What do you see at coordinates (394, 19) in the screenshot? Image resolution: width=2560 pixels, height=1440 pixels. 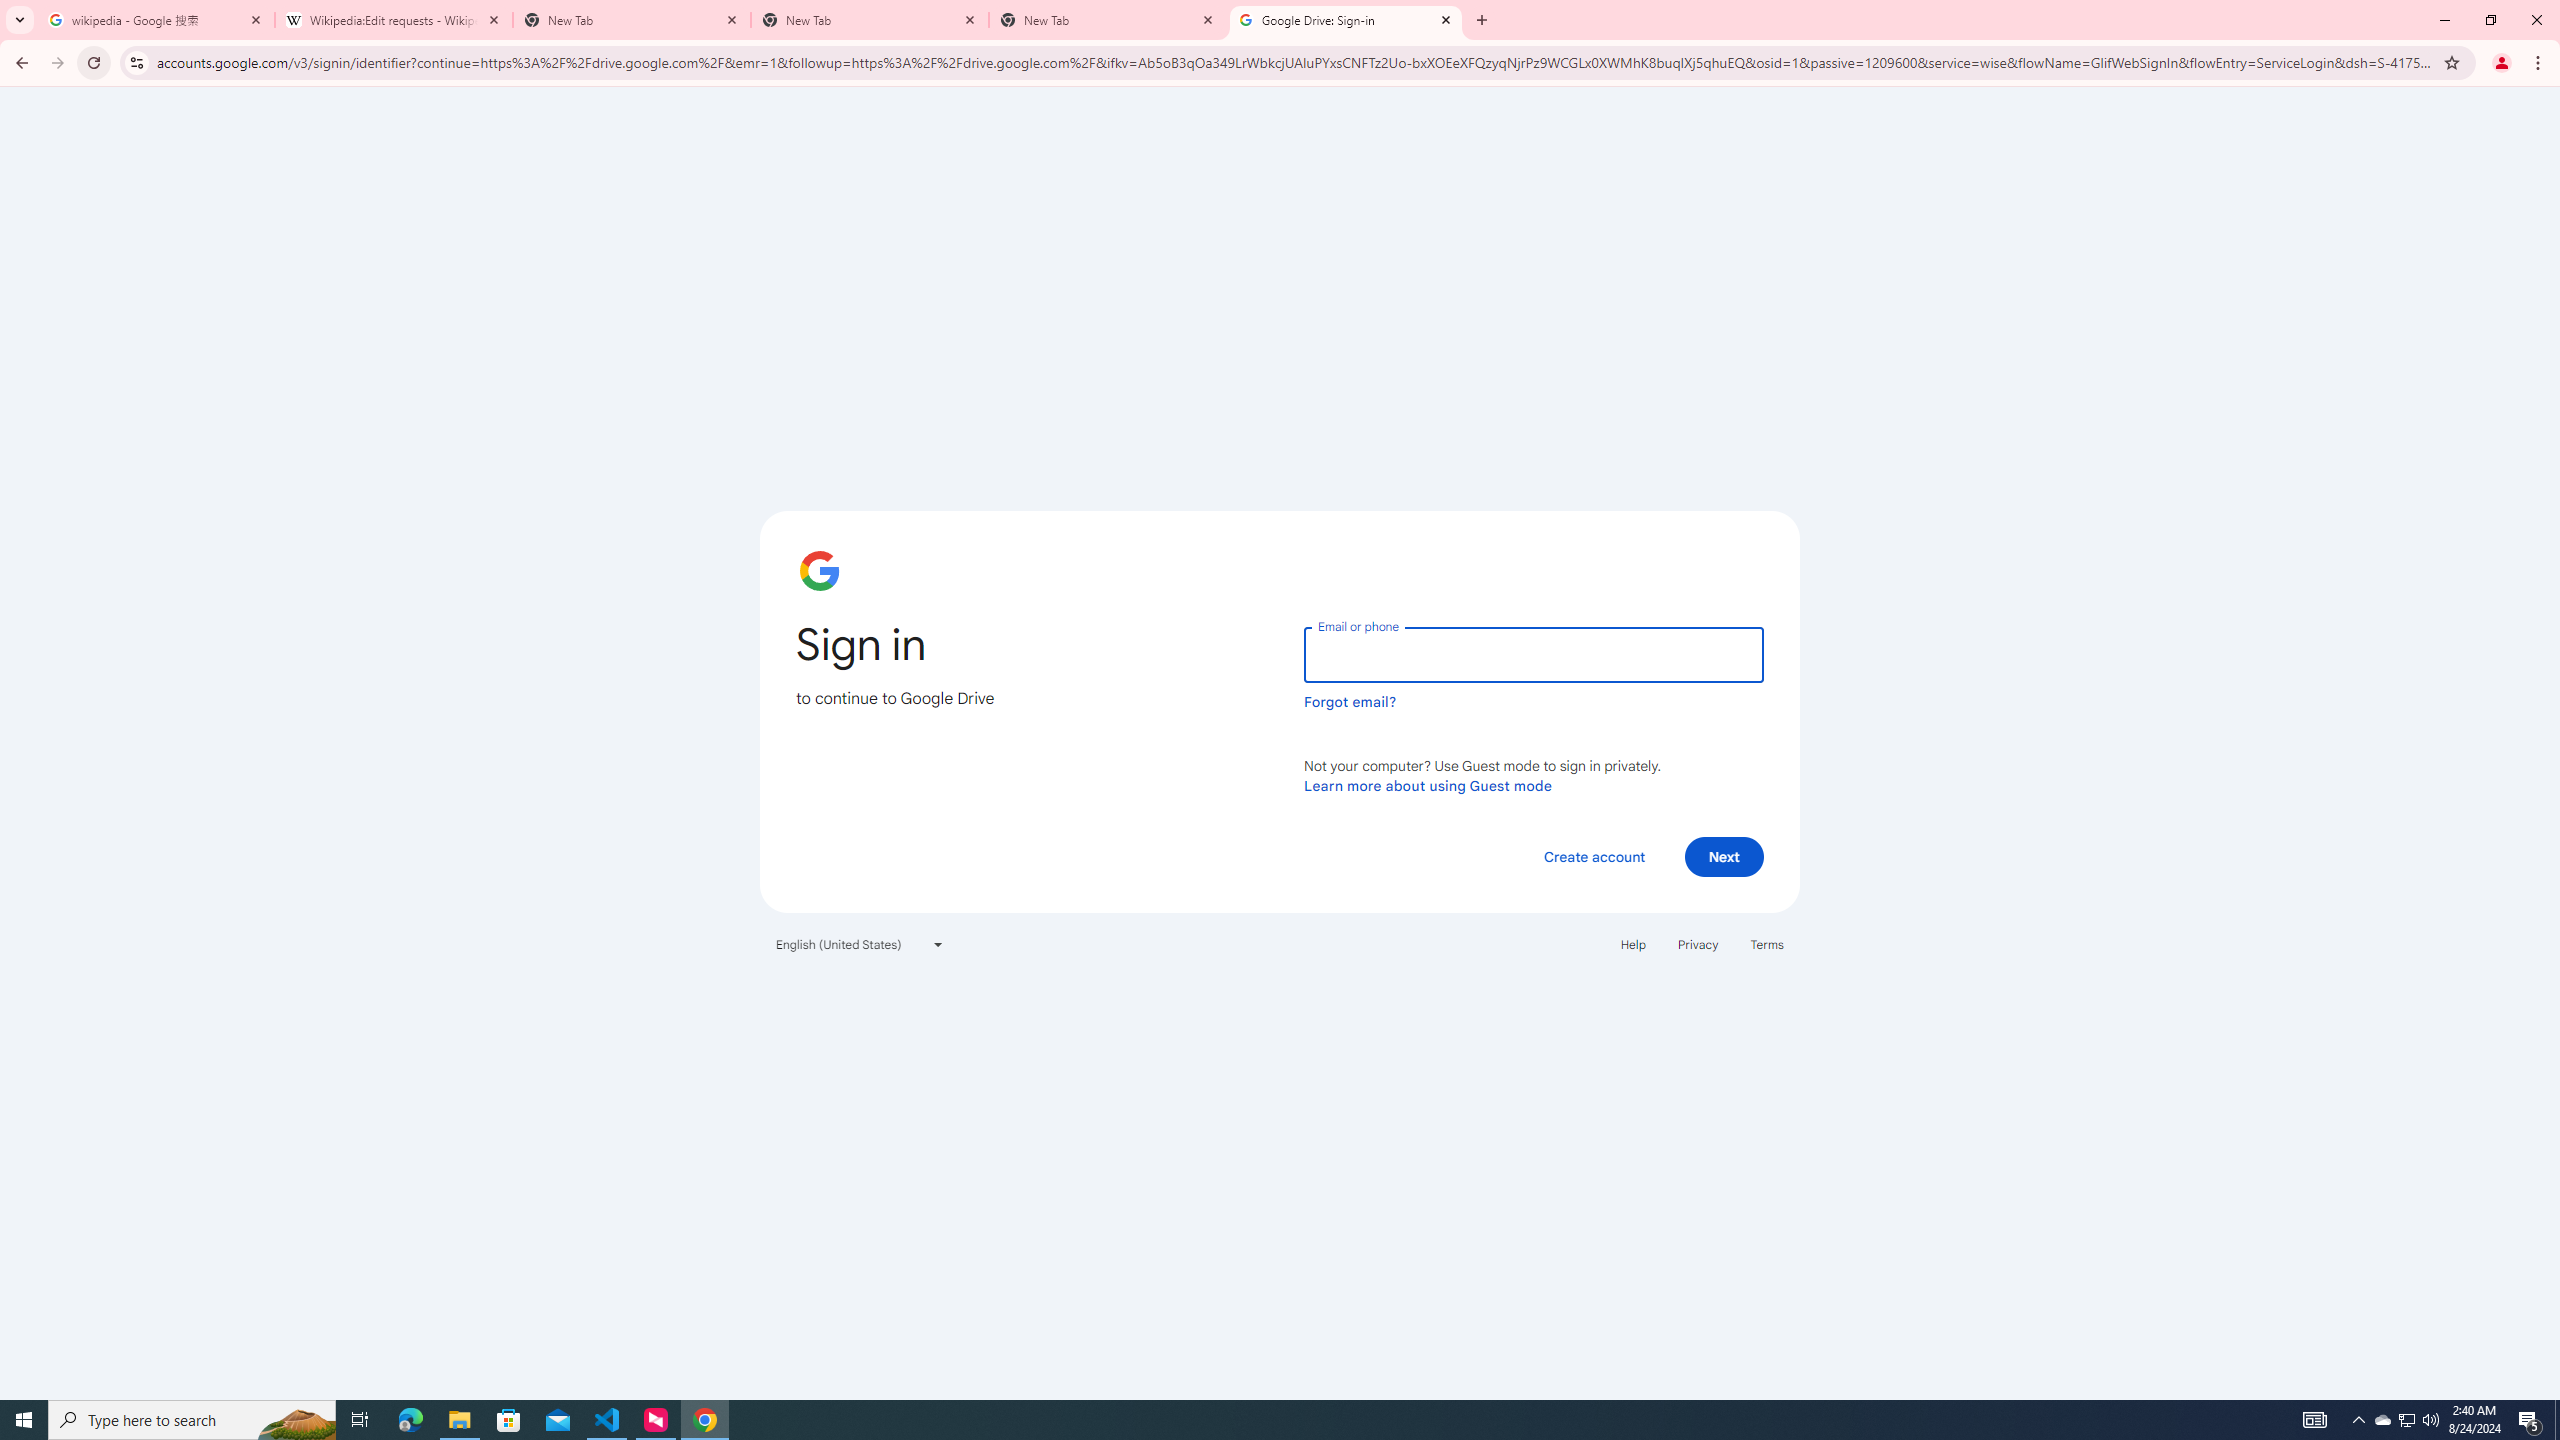 I see `'Wikipedia:Edit requests - Wikipedia'` at bounding box center [394, 19].